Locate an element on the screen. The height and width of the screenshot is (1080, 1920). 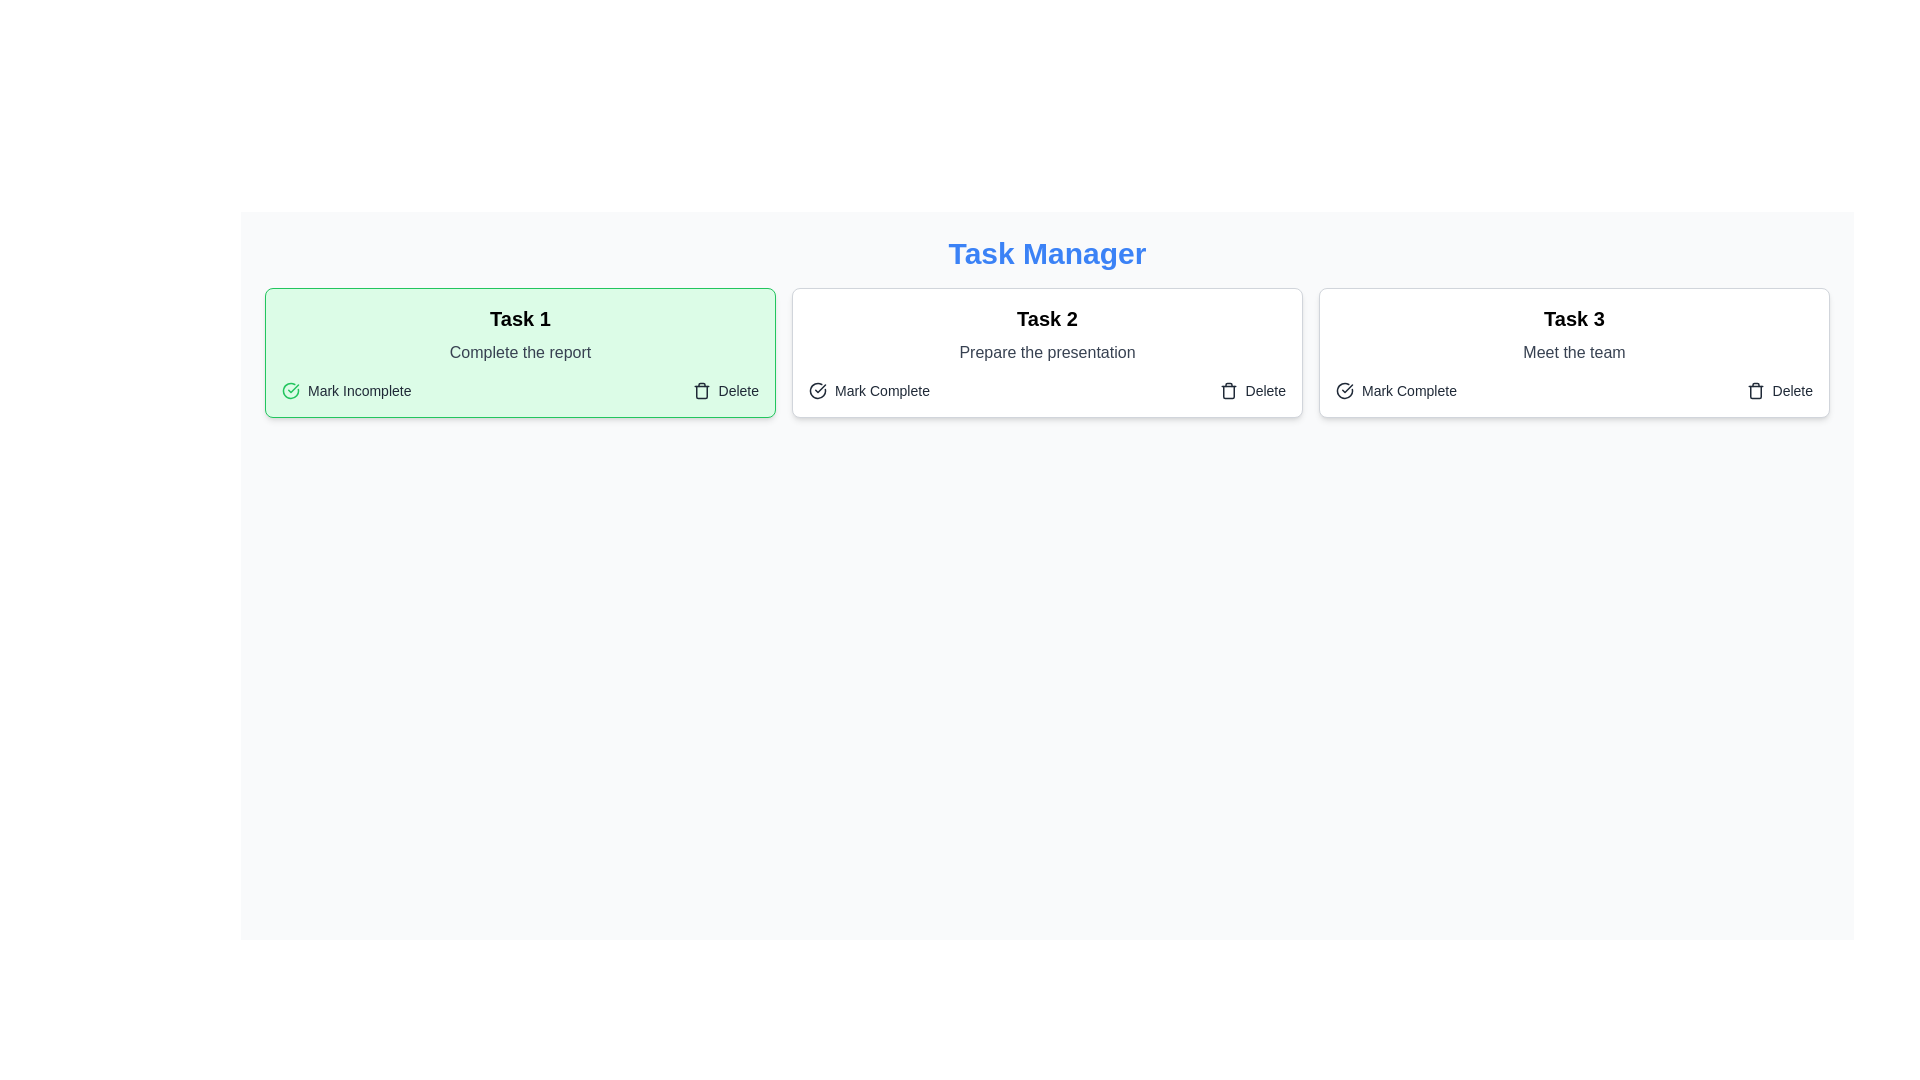
the trash can icon associated with the delete functionality within the 'Task 1' card is located at coordinates (701, 392).